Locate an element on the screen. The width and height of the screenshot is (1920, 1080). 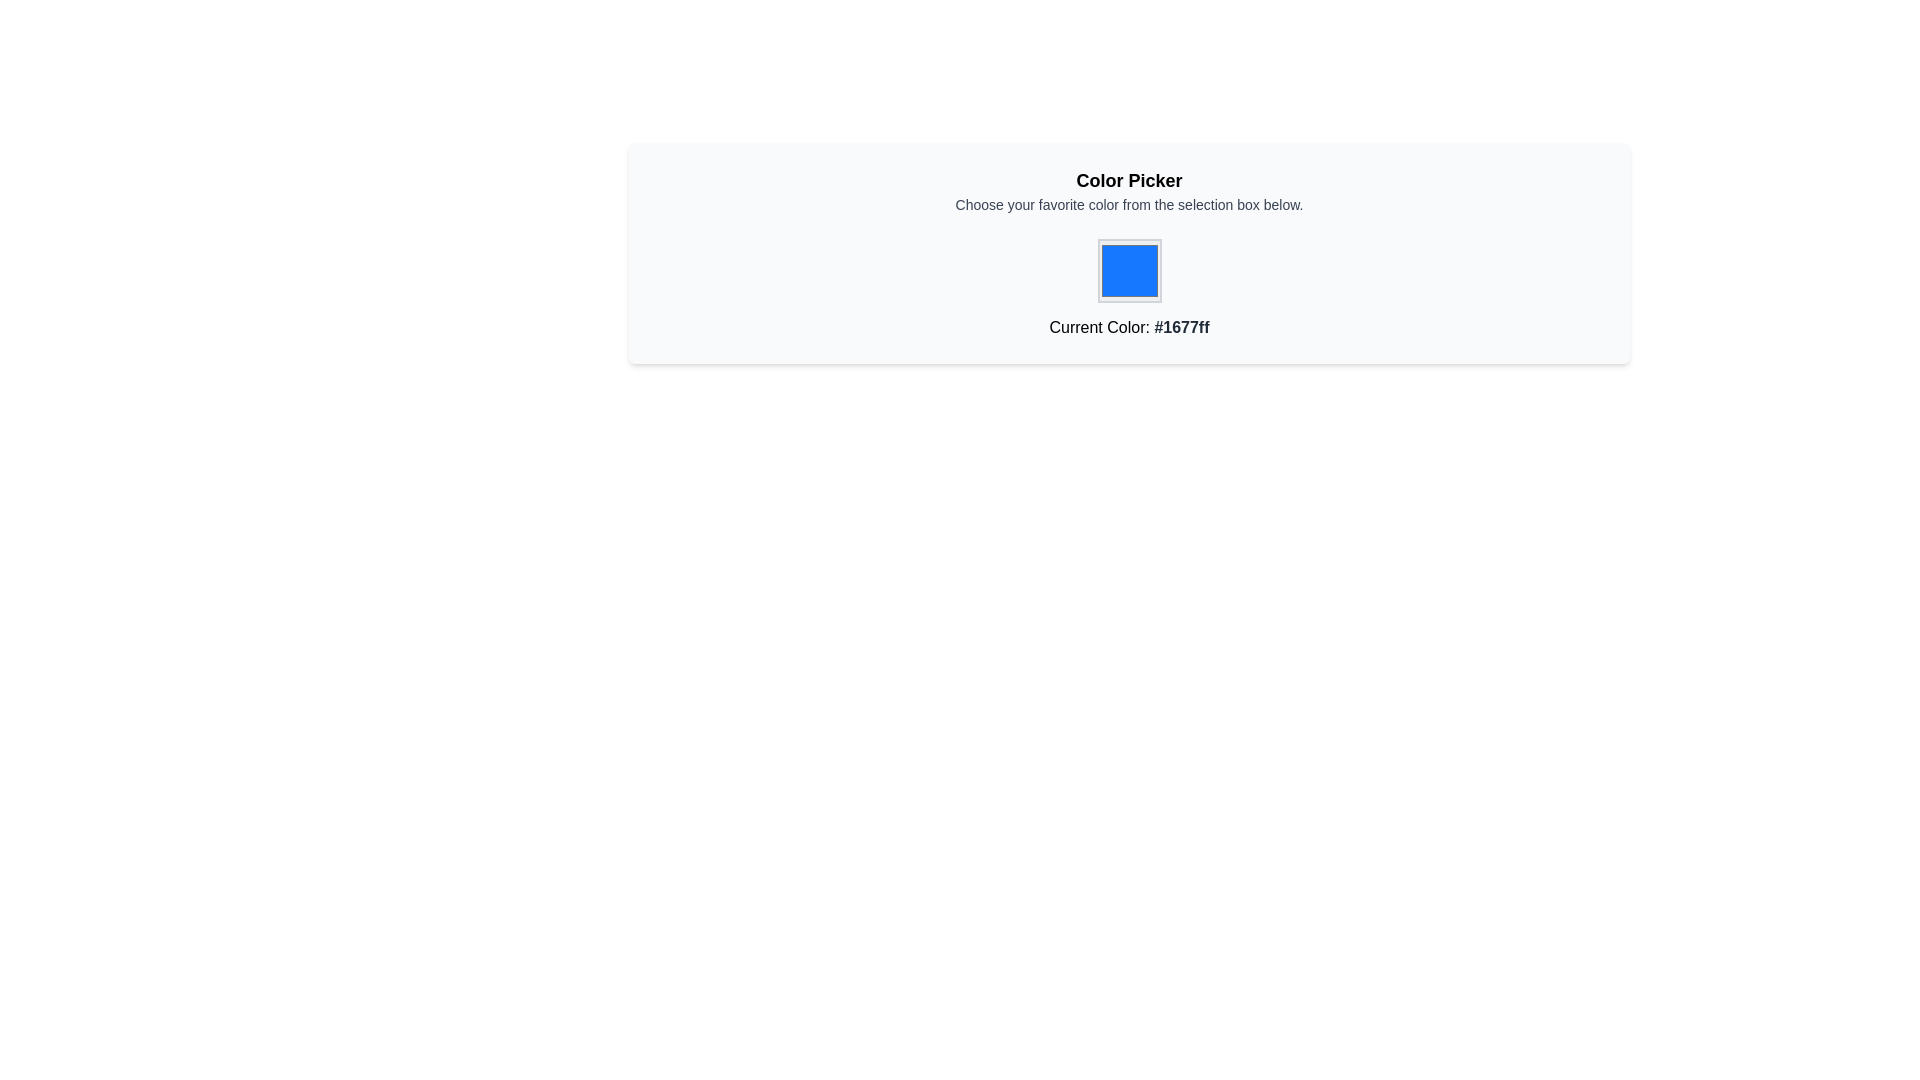
the text label displaying 'Current Color: #1677ff' is located at coordinates (1129, 320).